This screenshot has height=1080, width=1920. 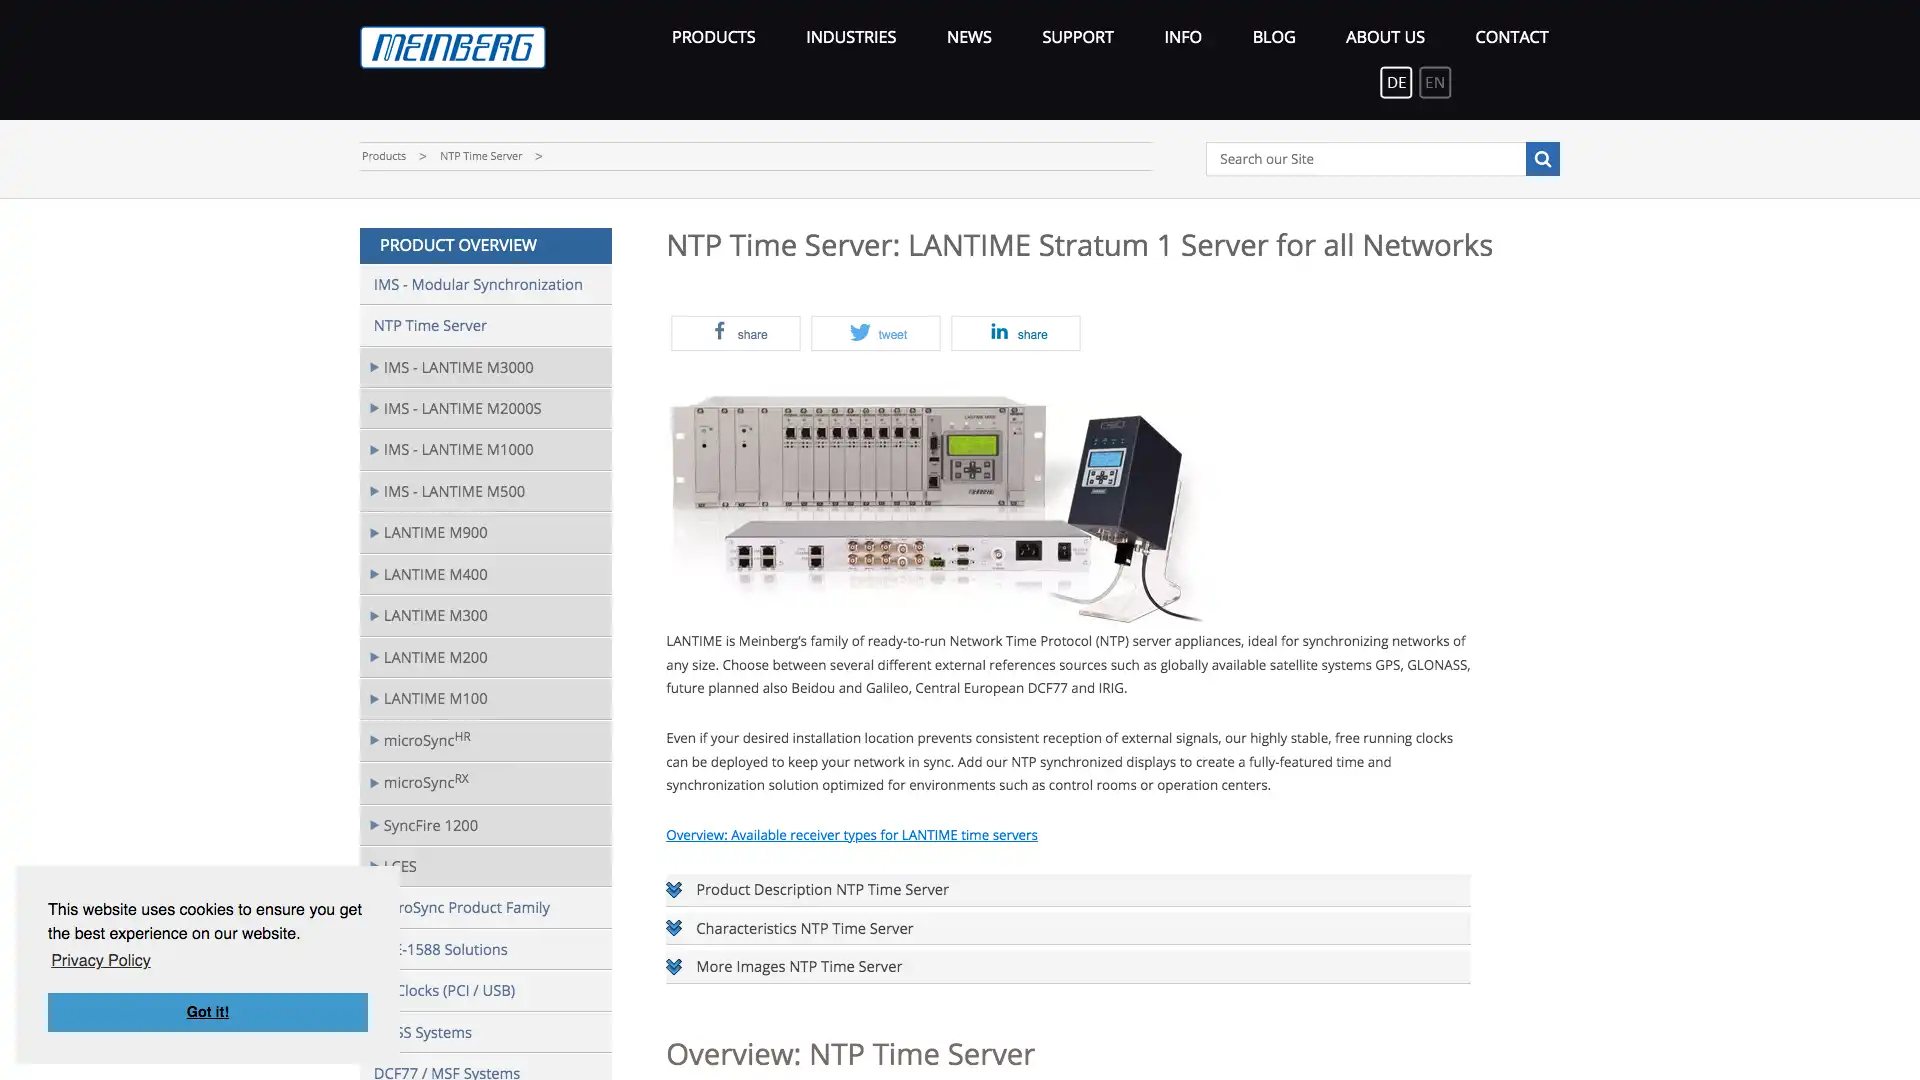 I want to click on learn more about cookies, so click(x=99, y=959).